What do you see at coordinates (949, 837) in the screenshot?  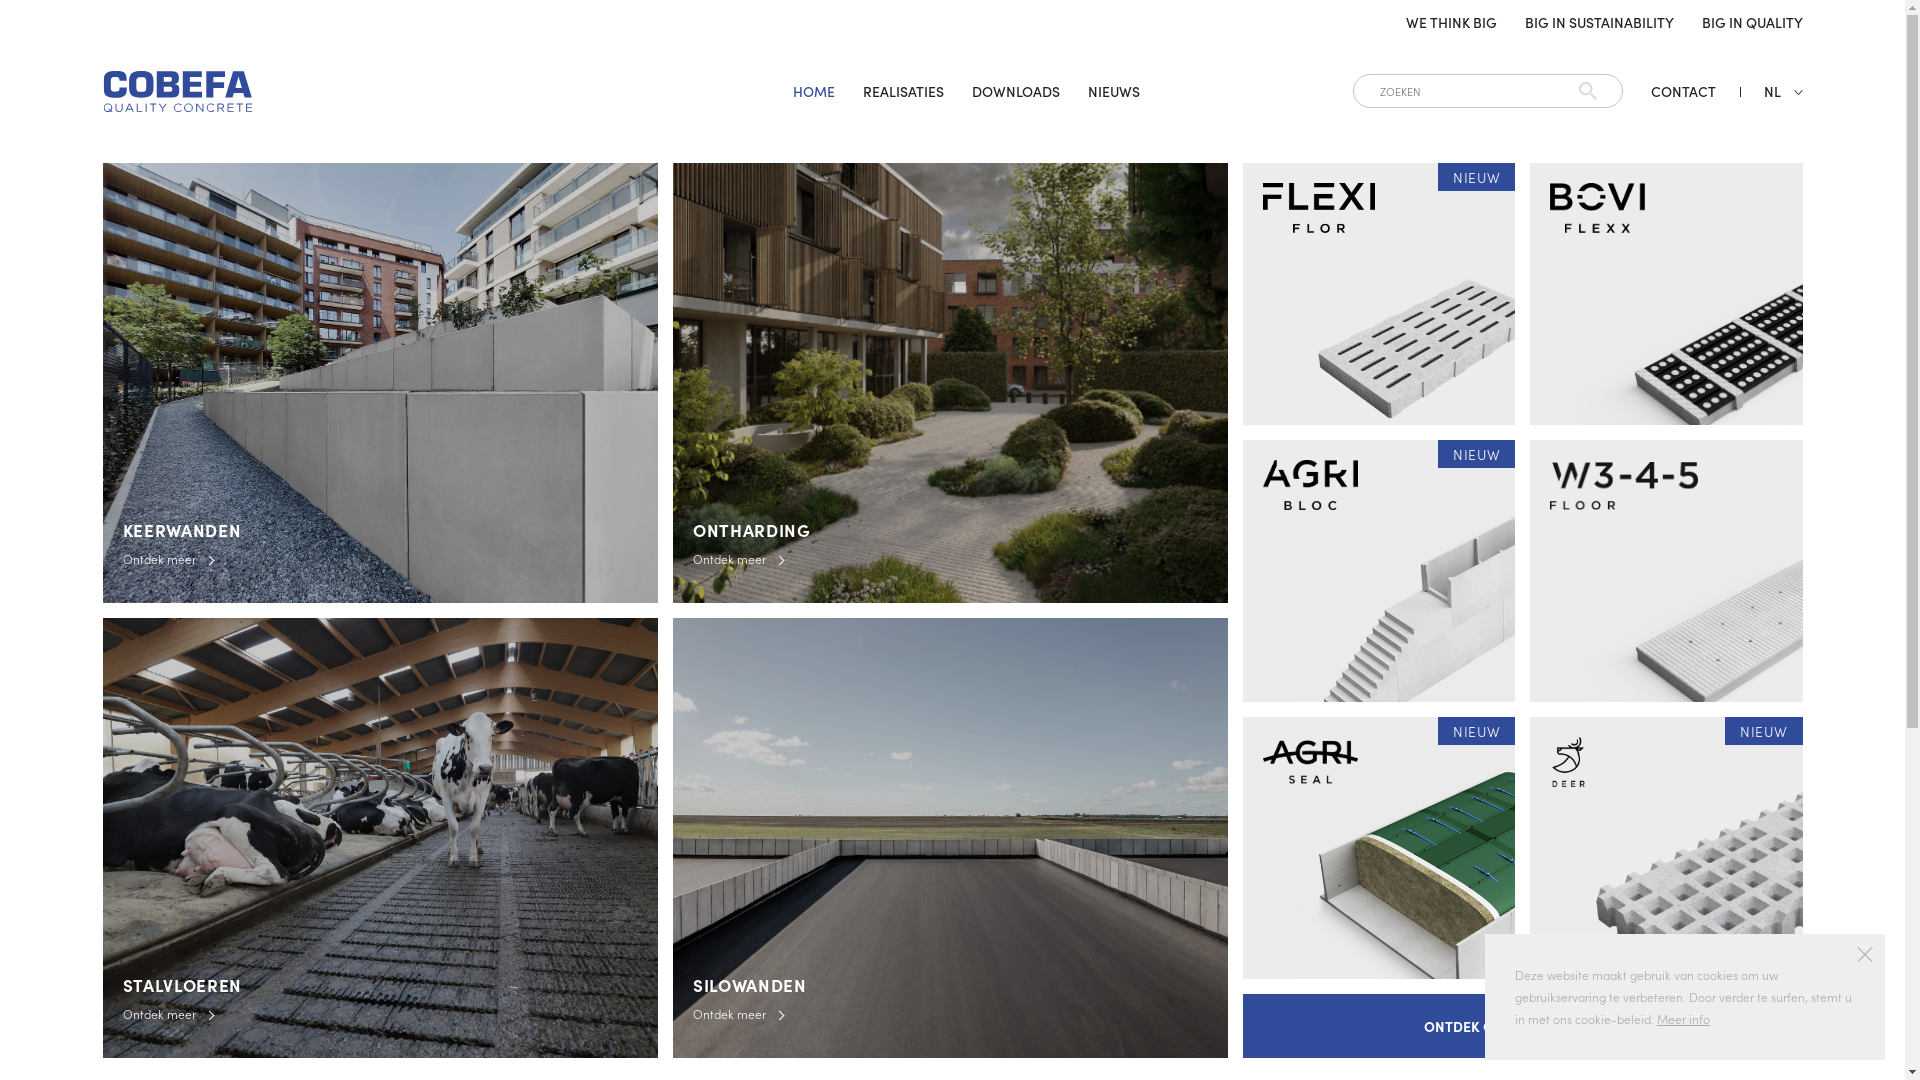 I see `'SILOWANDEN` at bounding box center [949, 837].